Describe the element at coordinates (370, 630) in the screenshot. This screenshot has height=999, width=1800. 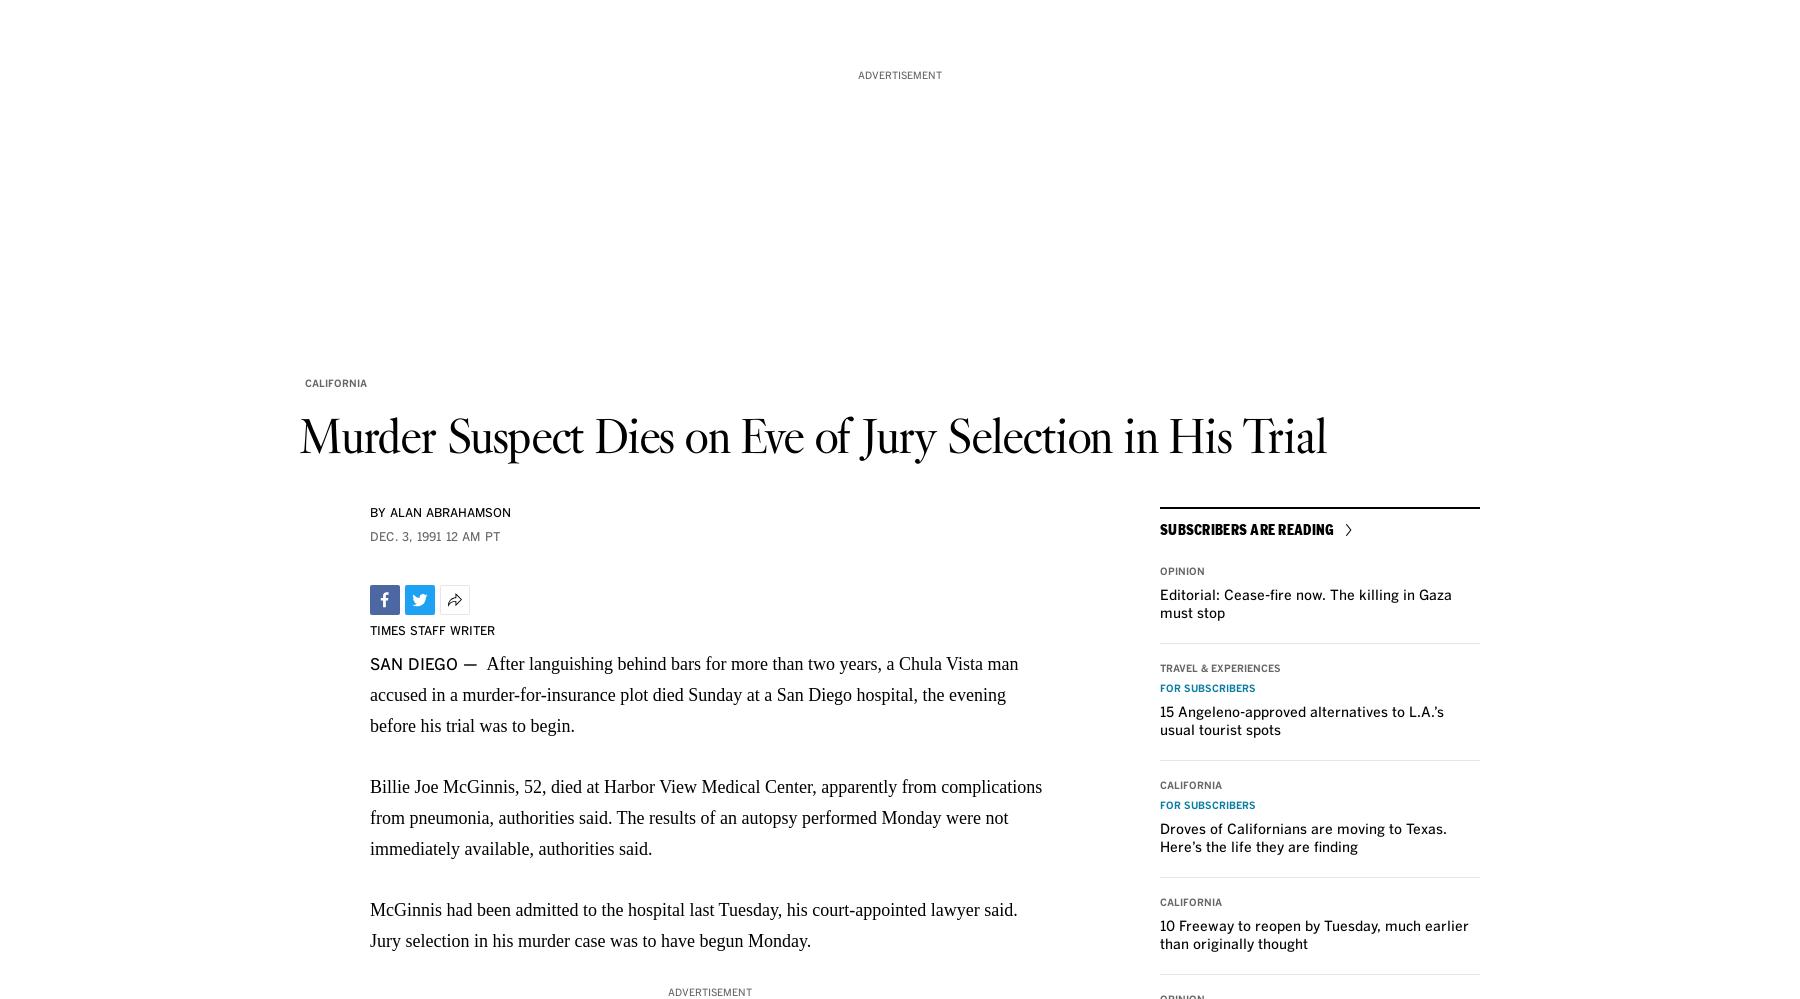
I see `'TIMES STAFF WRITER'` at that location.